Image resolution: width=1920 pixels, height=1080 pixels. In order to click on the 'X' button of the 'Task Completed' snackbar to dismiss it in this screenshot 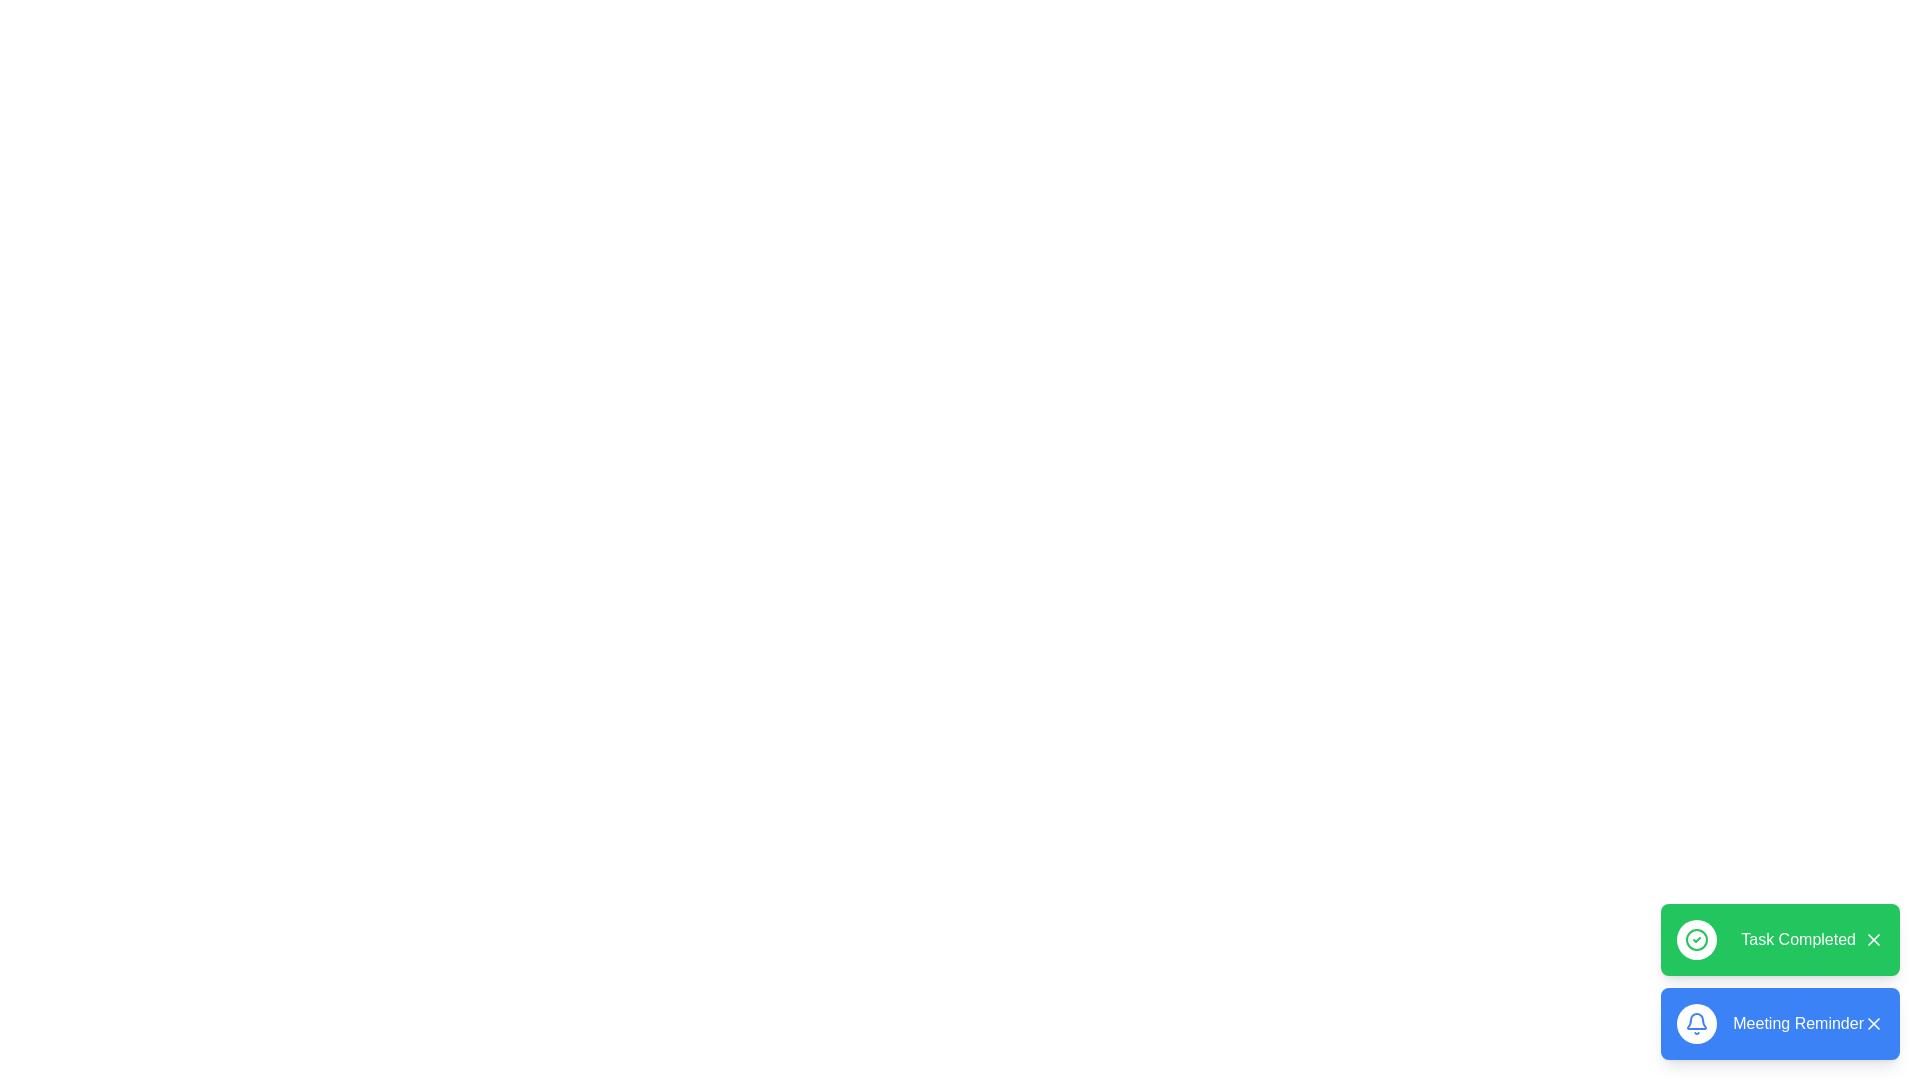, I will do `click(1872, 940)`.